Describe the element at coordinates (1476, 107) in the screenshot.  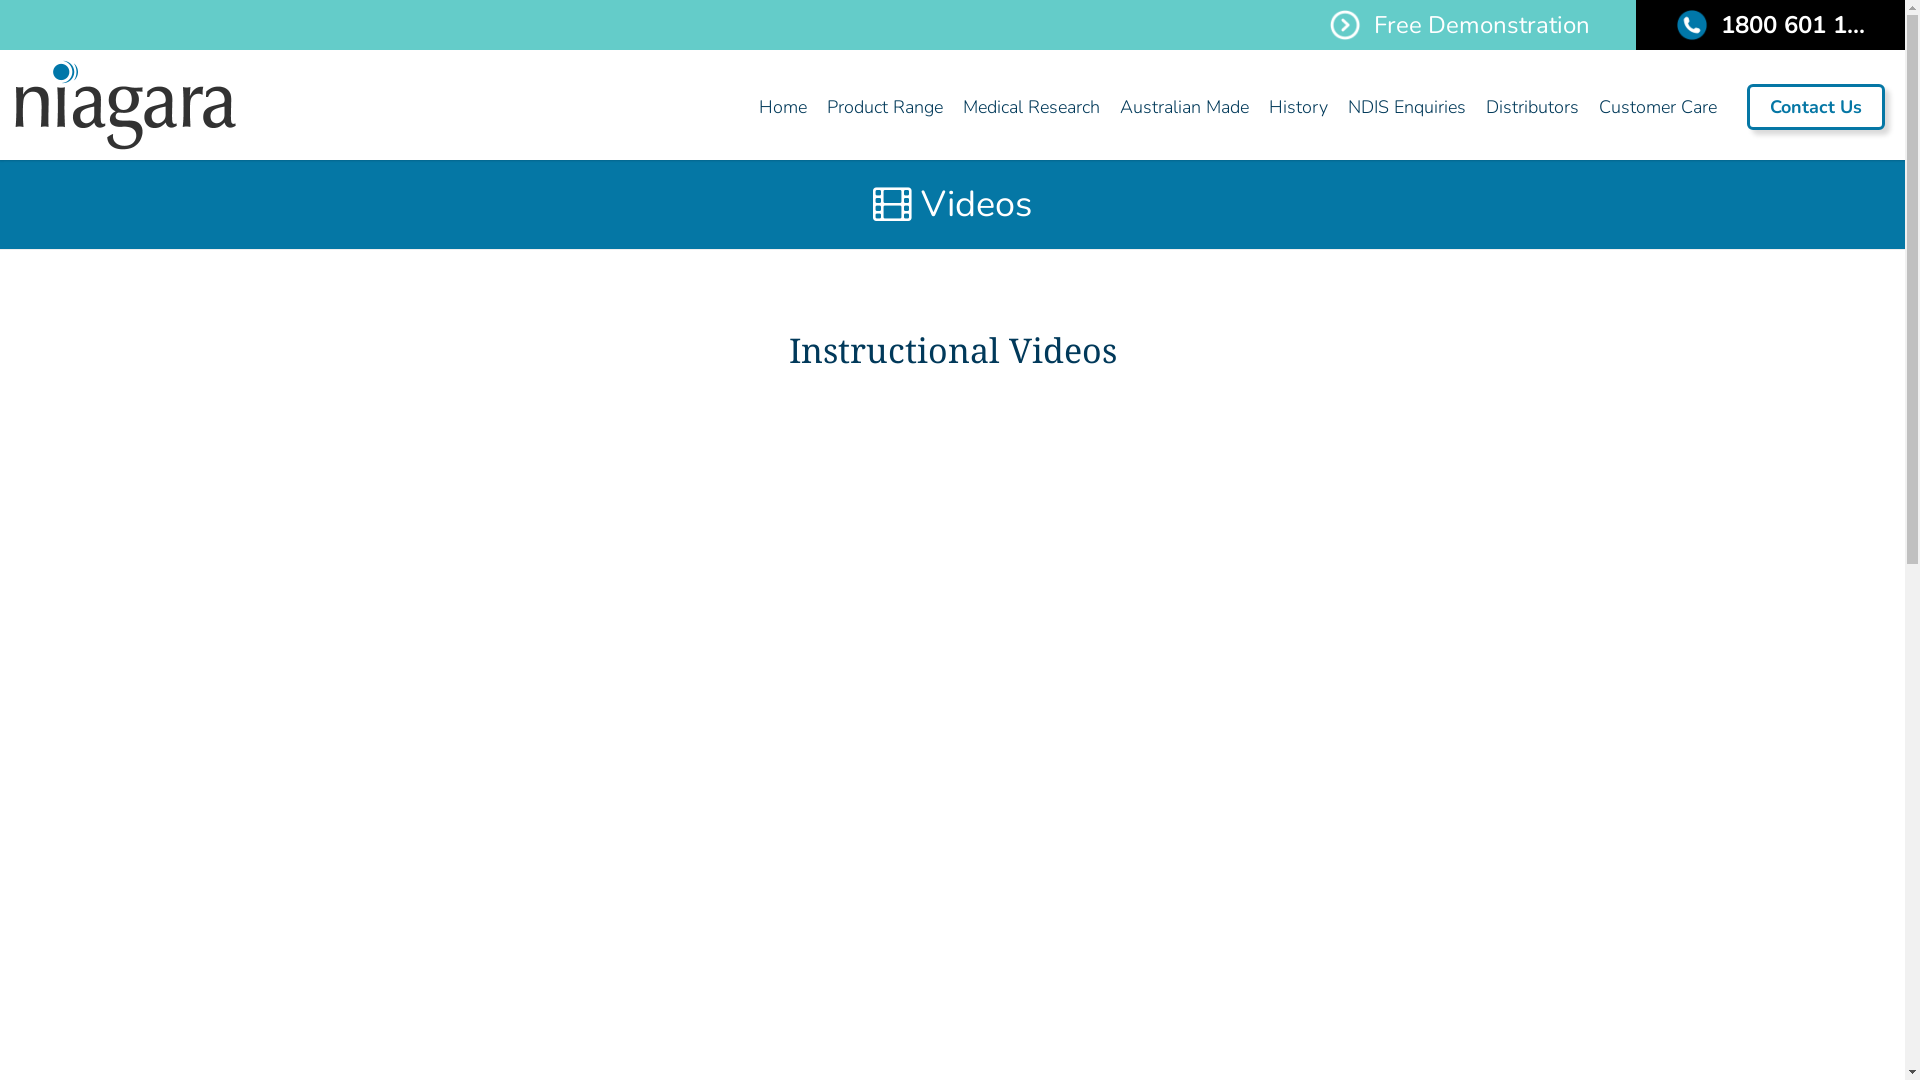
I see `'Distributors'` at that location.